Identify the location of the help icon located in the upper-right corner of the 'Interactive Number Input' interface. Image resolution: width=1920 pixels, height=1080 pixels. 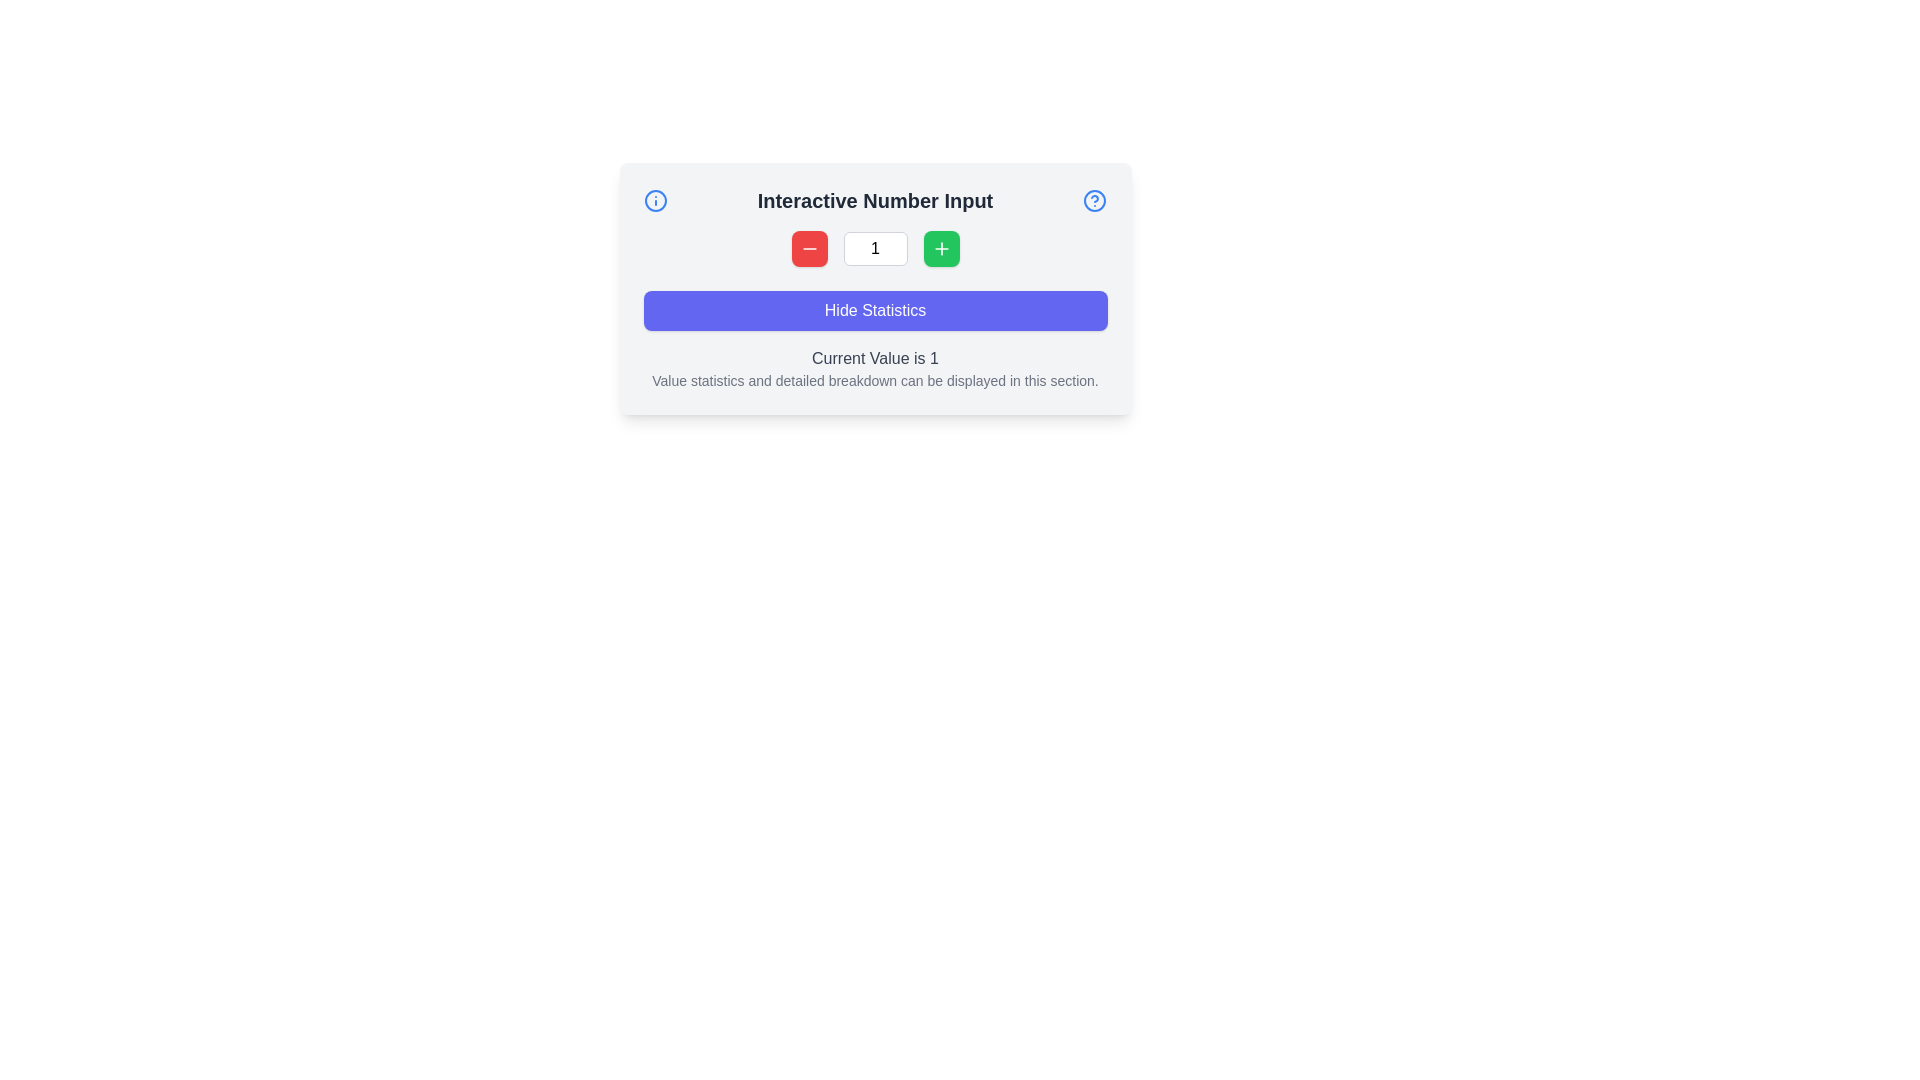
(1094, 200).